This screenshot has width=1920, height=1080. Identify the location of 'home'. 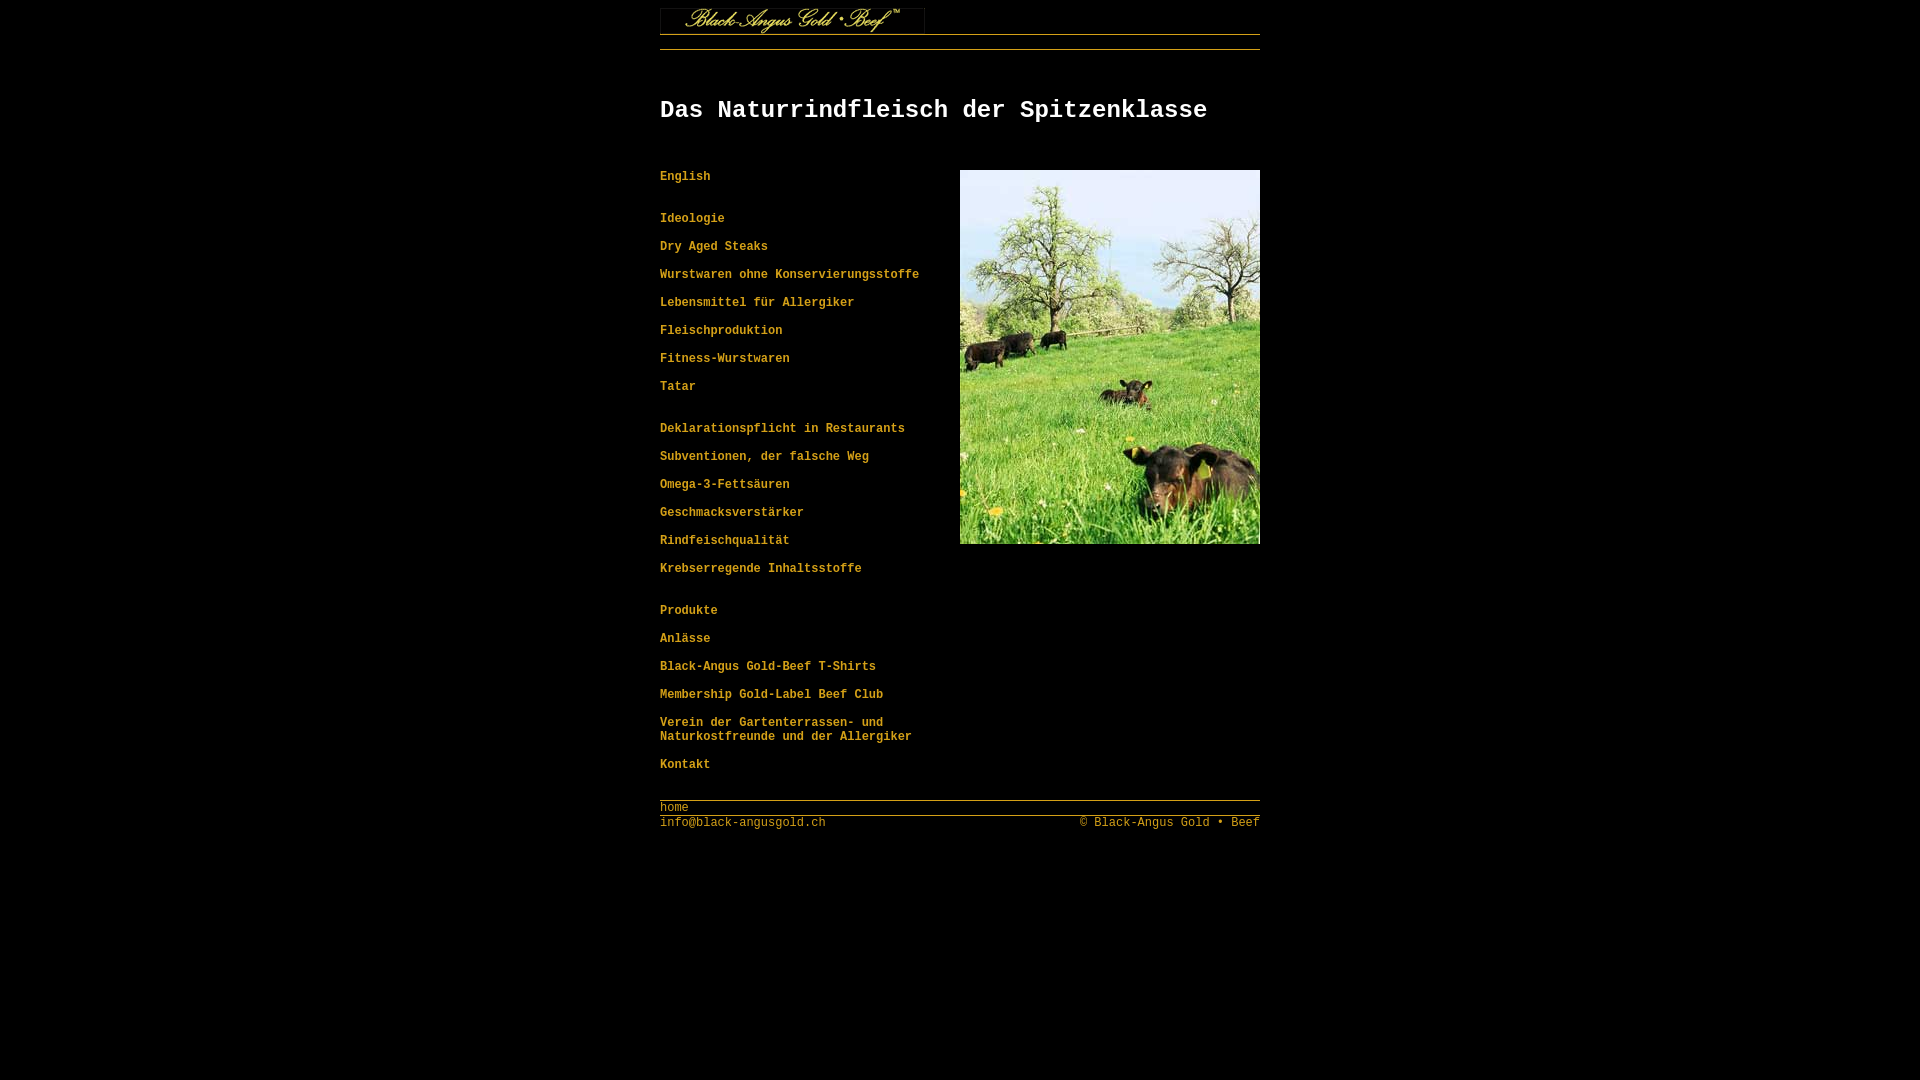
(660, 806).